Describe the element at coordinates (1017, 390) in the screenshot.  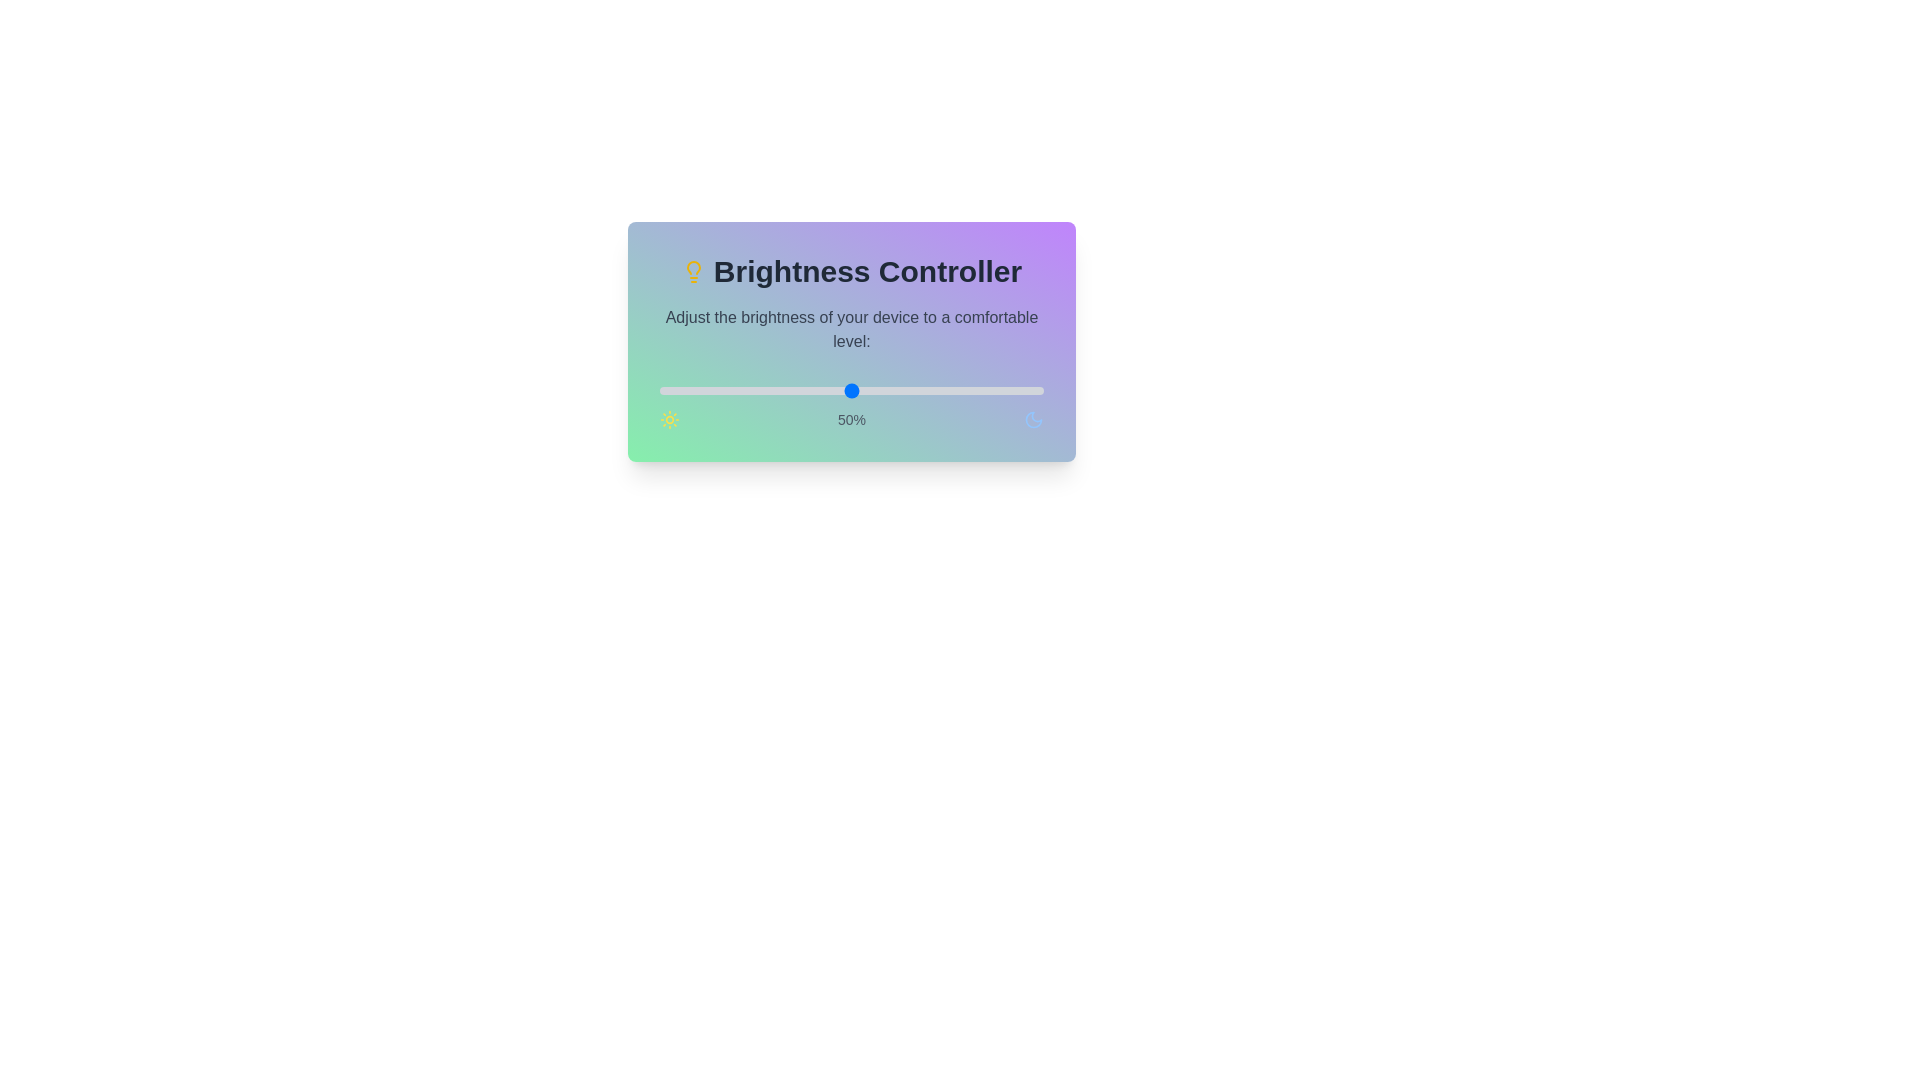
I see `the brightness to 93% by moving the slider` at that location.